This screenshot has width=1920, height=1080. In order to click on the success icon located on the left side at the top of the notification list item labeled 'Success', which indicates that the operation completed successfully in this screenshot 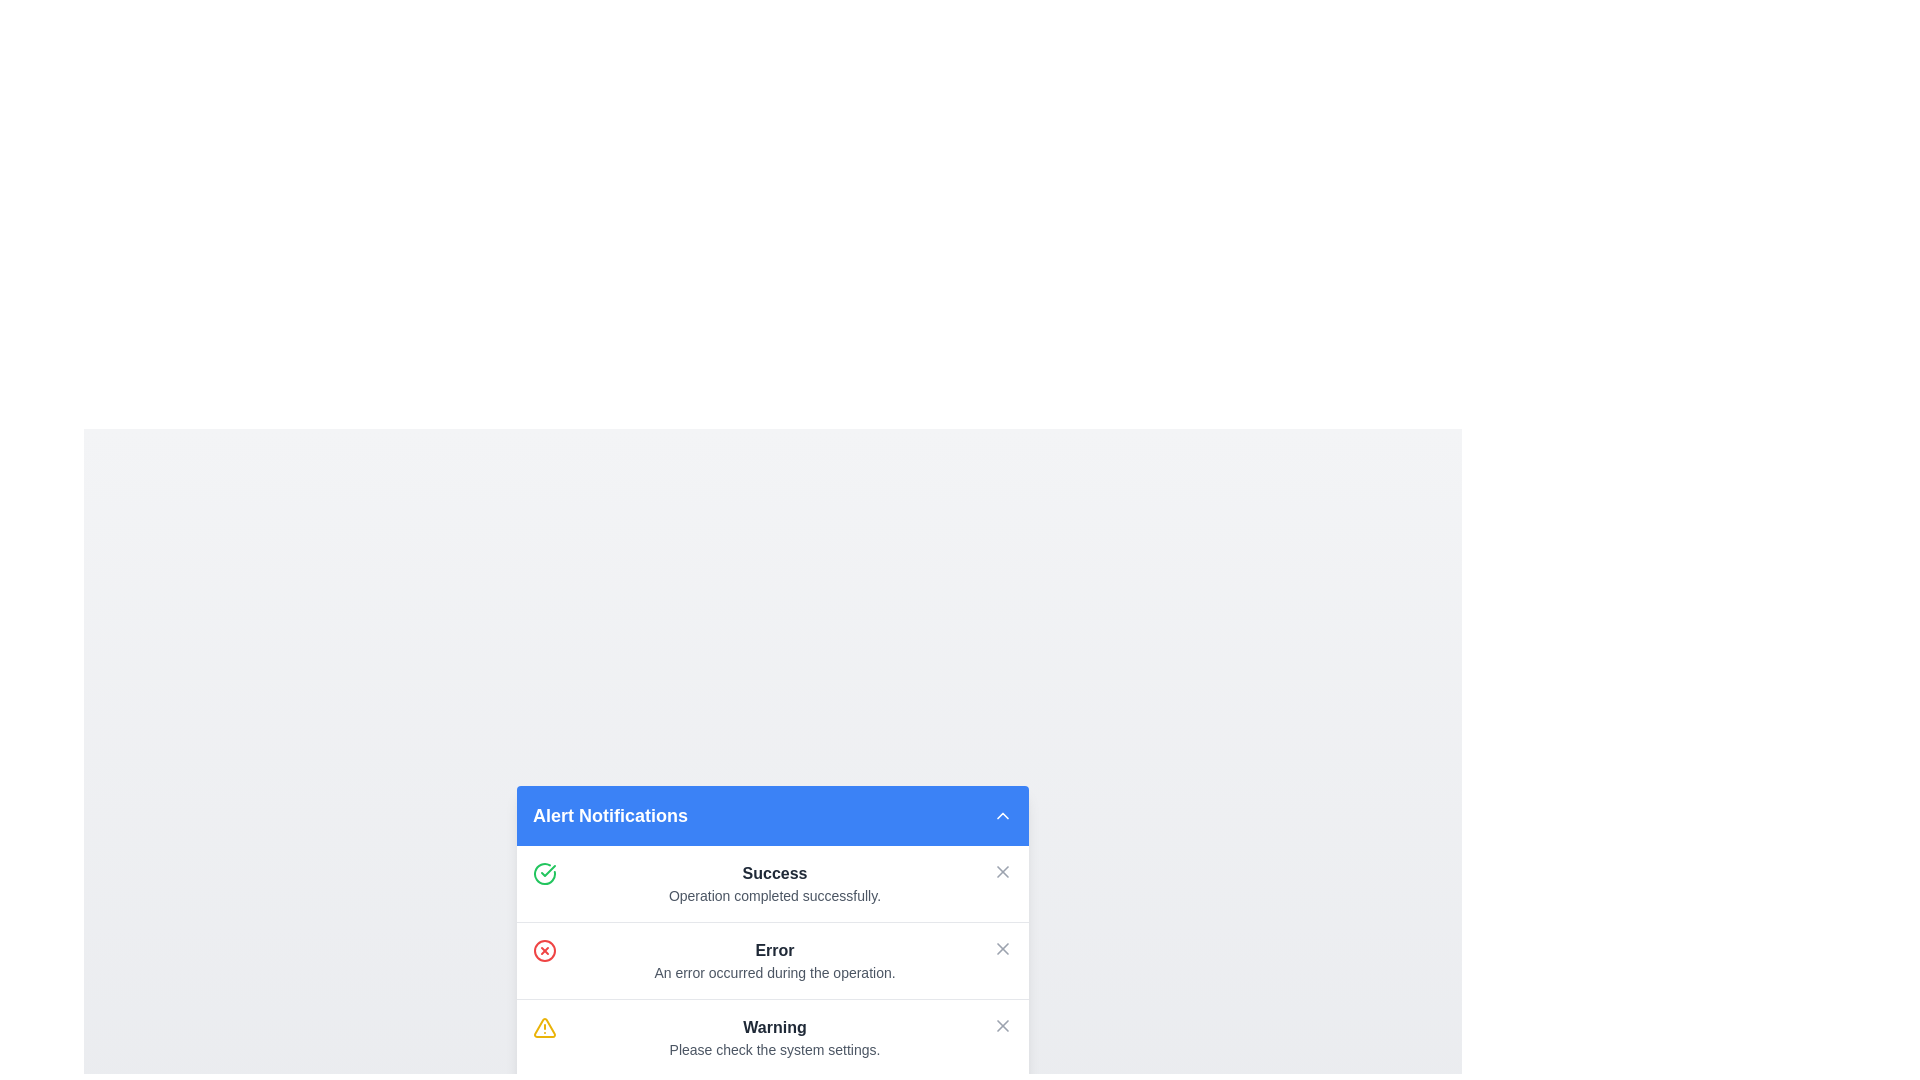, I will do `click(545, 872)`.